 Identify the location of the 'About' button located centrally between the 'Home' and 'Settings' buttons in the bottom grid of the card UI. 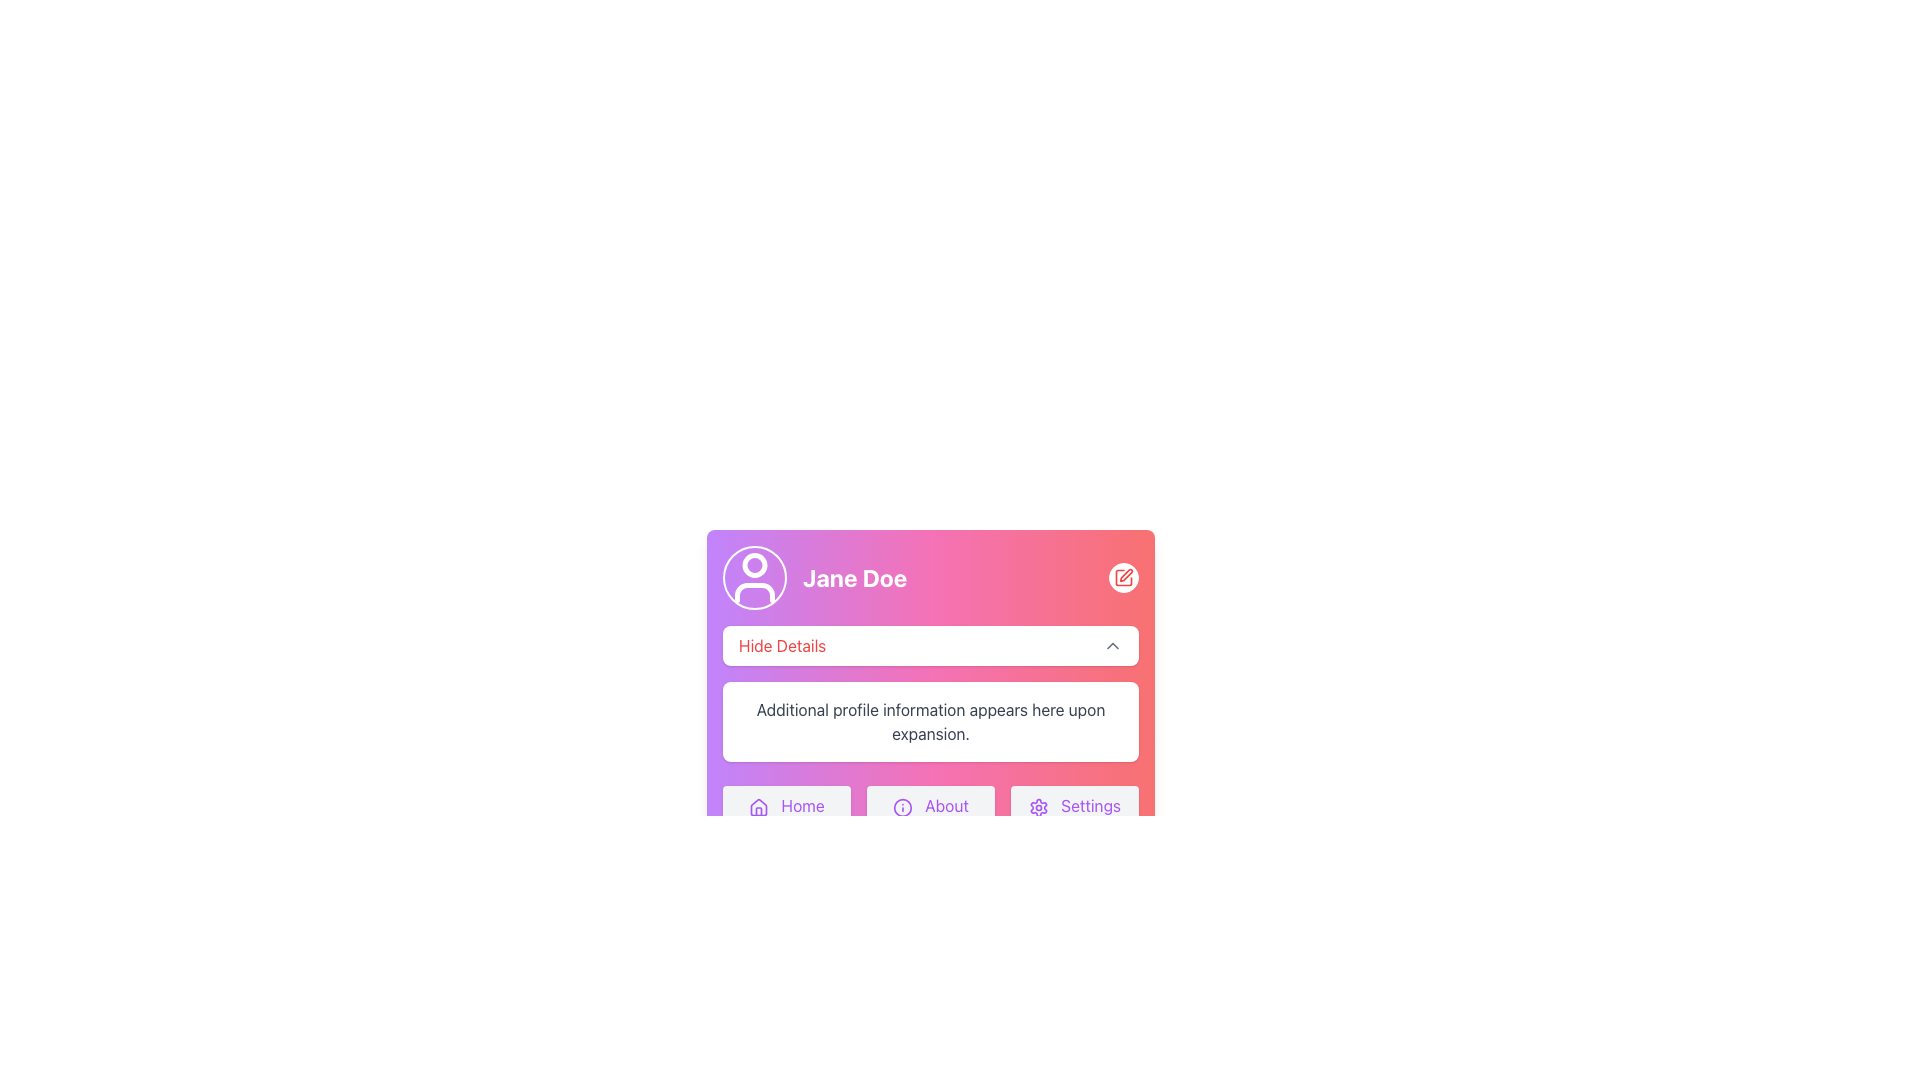
(930, 805).